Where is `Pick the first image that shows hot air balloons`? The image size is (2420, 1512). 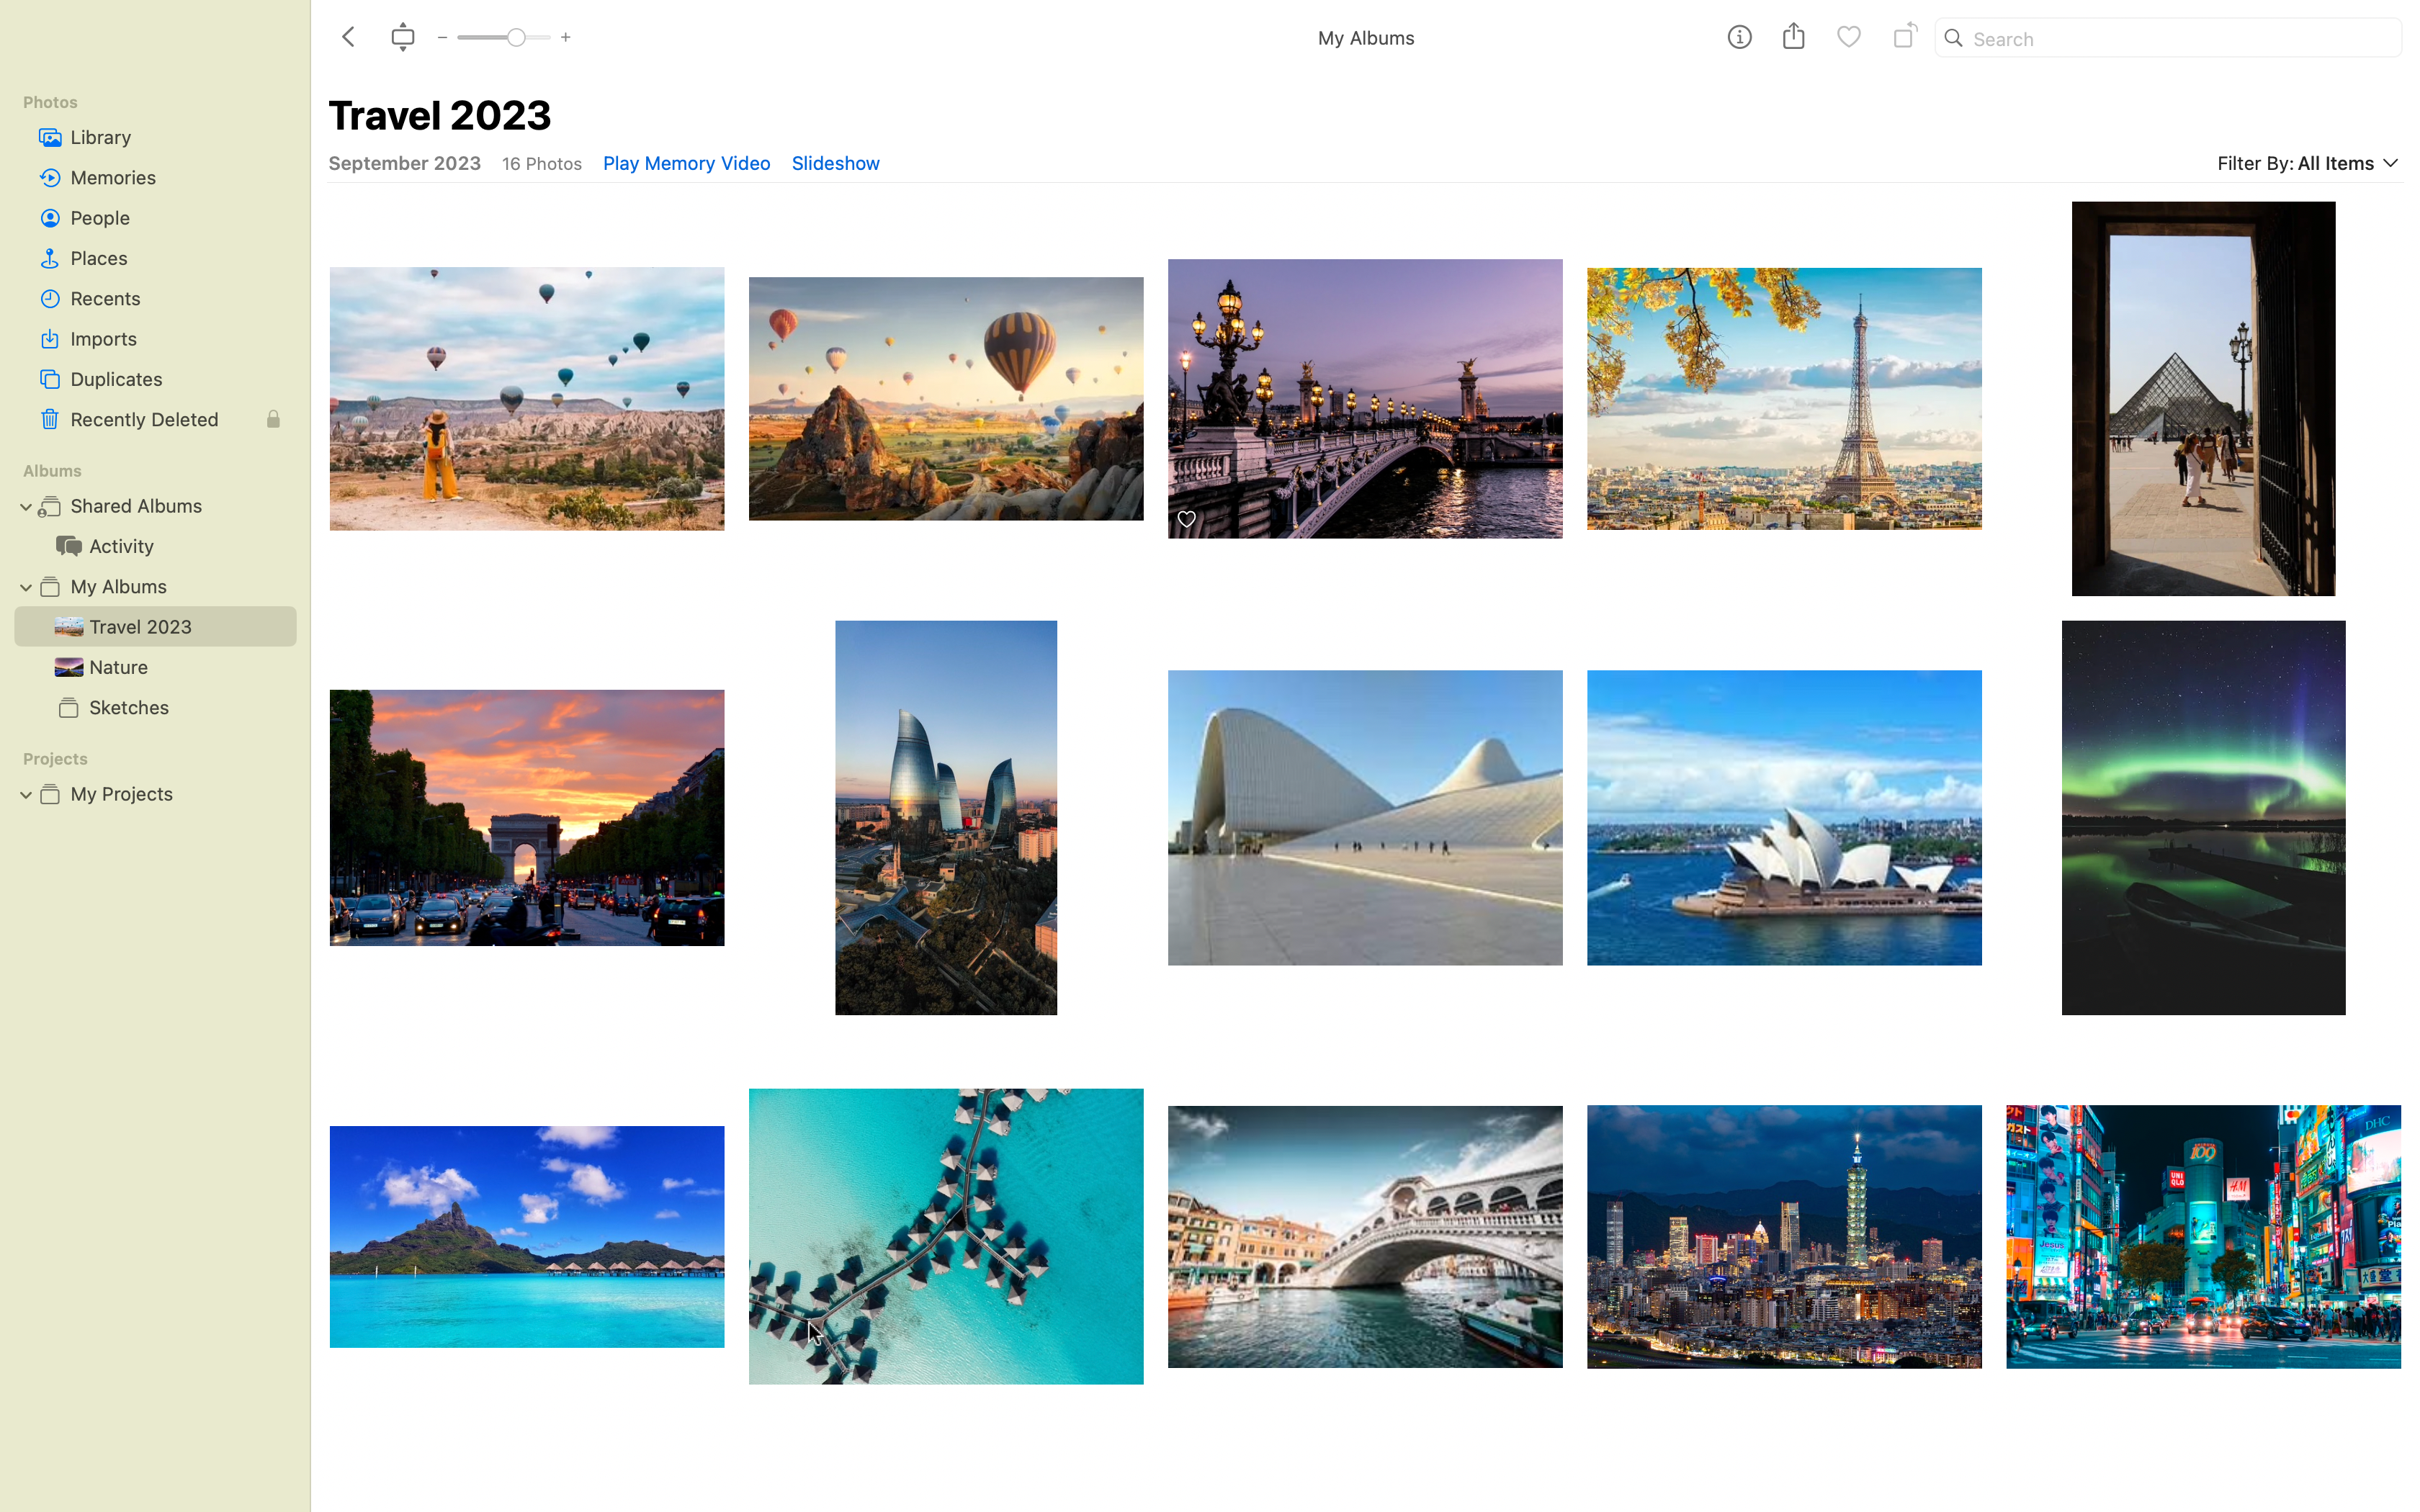
Pick the first image that shows hot air balloons is located at coordinates (524, 389).